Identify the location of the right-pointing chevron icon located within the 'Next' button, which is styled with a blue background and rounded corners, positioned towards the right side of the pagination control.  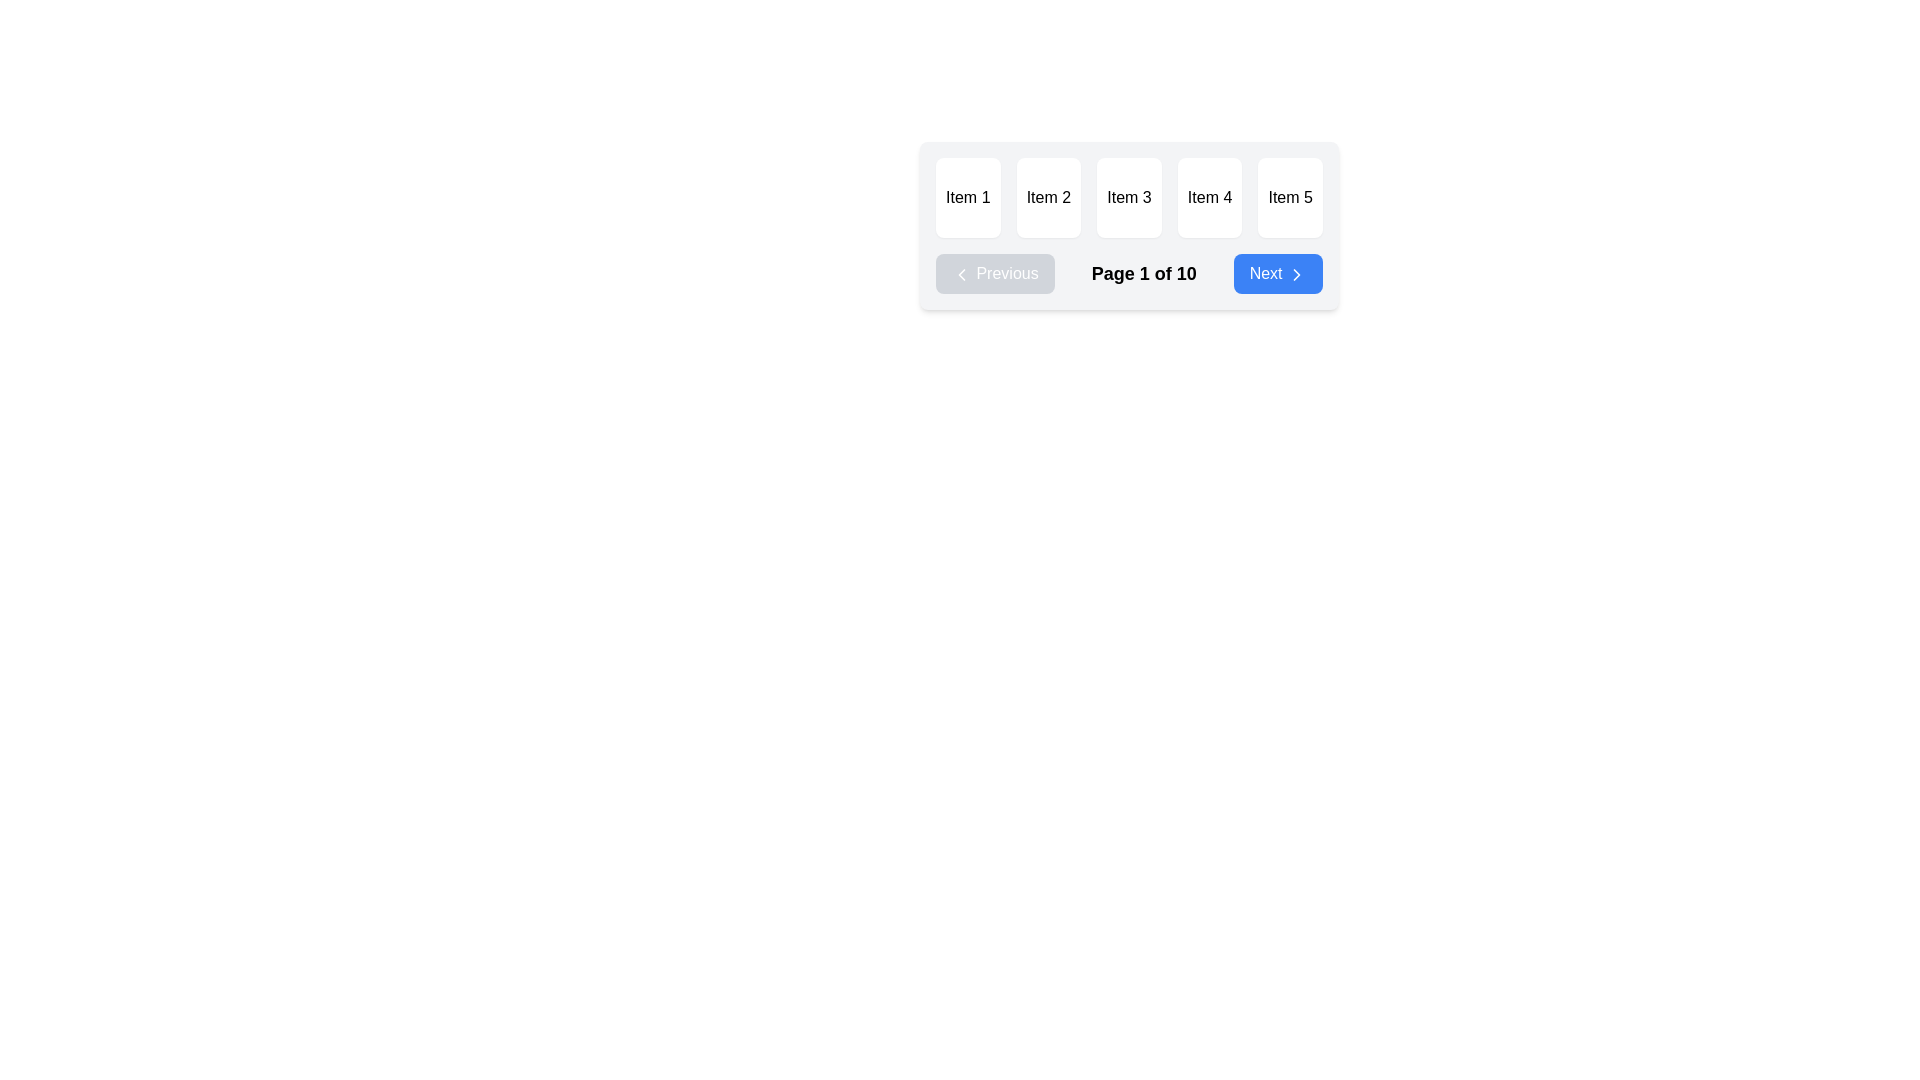
(1296, 273).